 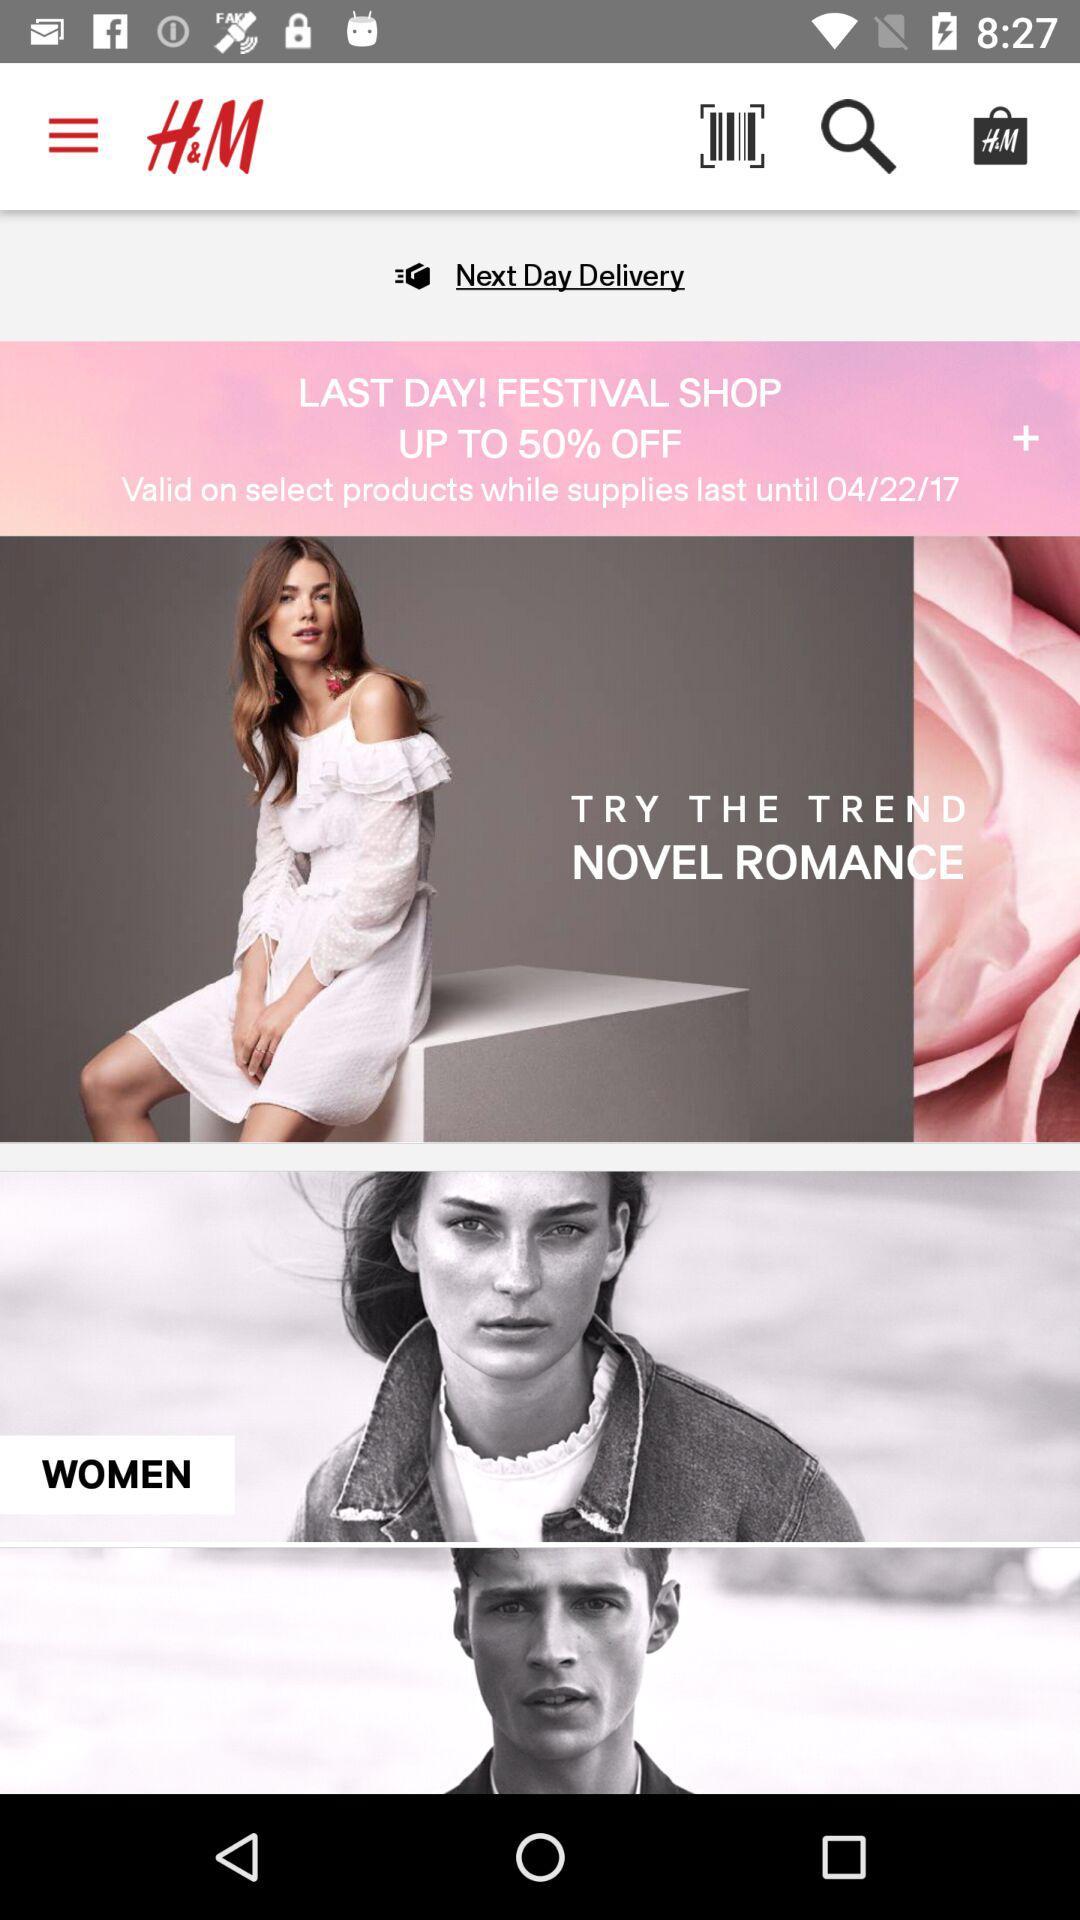 I want to click on the icon above next day delivery icon, so click(x=732, y=135).